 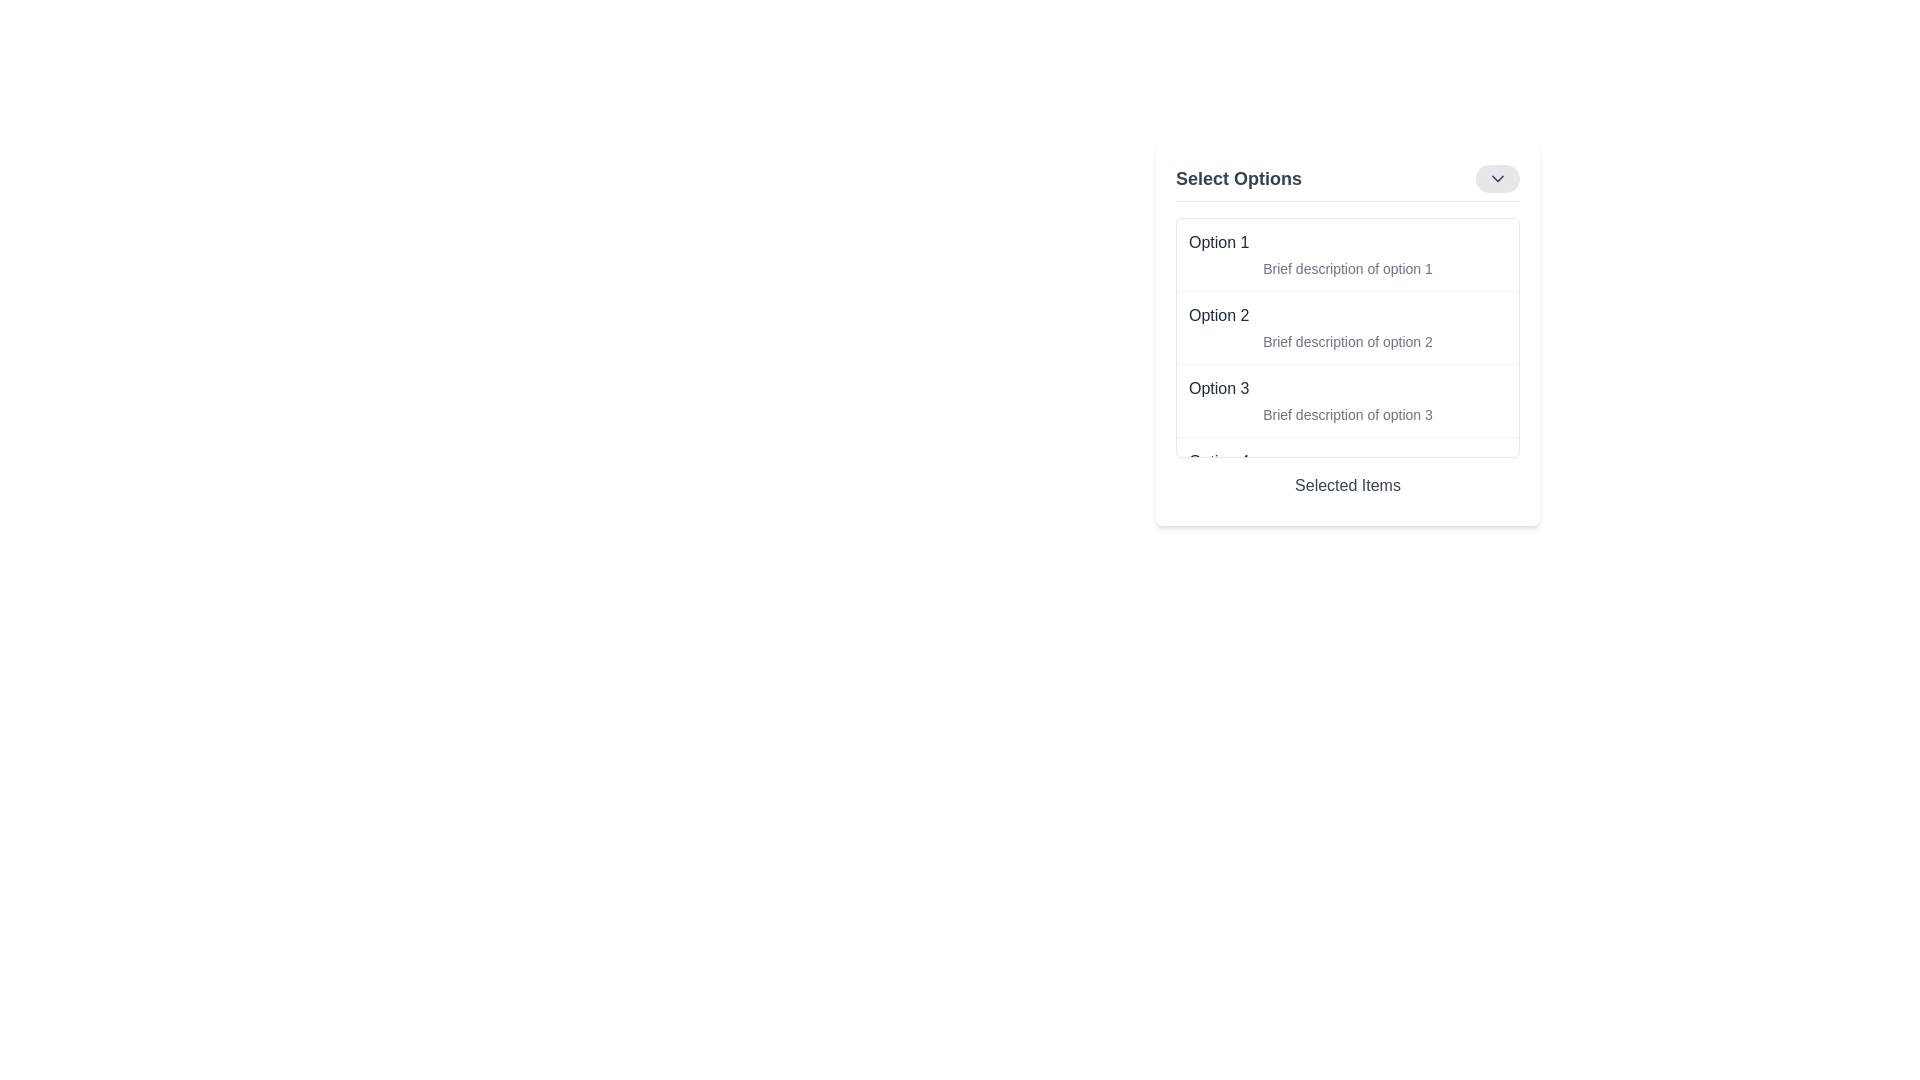 I want to click on the text label displaying 'Selected Items' to trigger the tooltip or action associated with it, so click(x=1348, y=489).